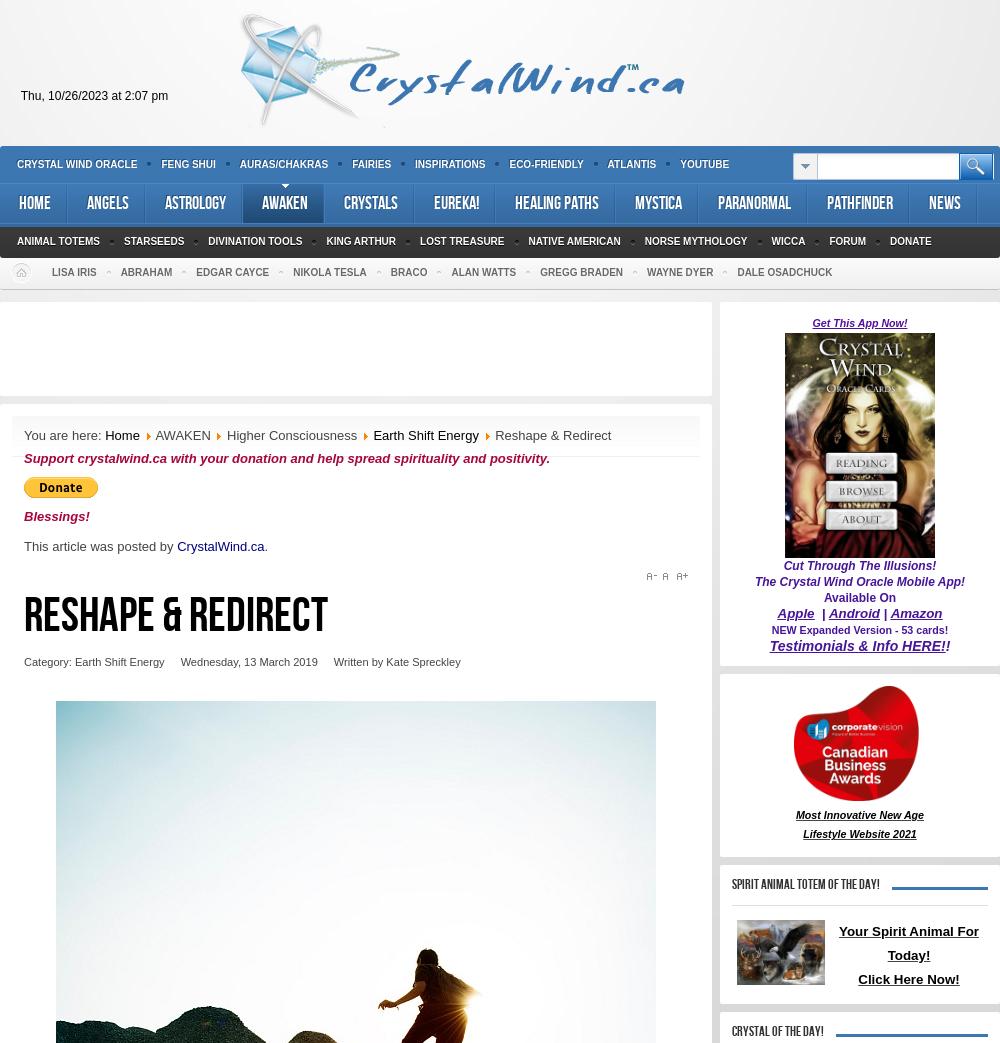 The height and width of the screenshot is (1043, 1000). I want to click on 'AWAKEN', so click(155, 435).